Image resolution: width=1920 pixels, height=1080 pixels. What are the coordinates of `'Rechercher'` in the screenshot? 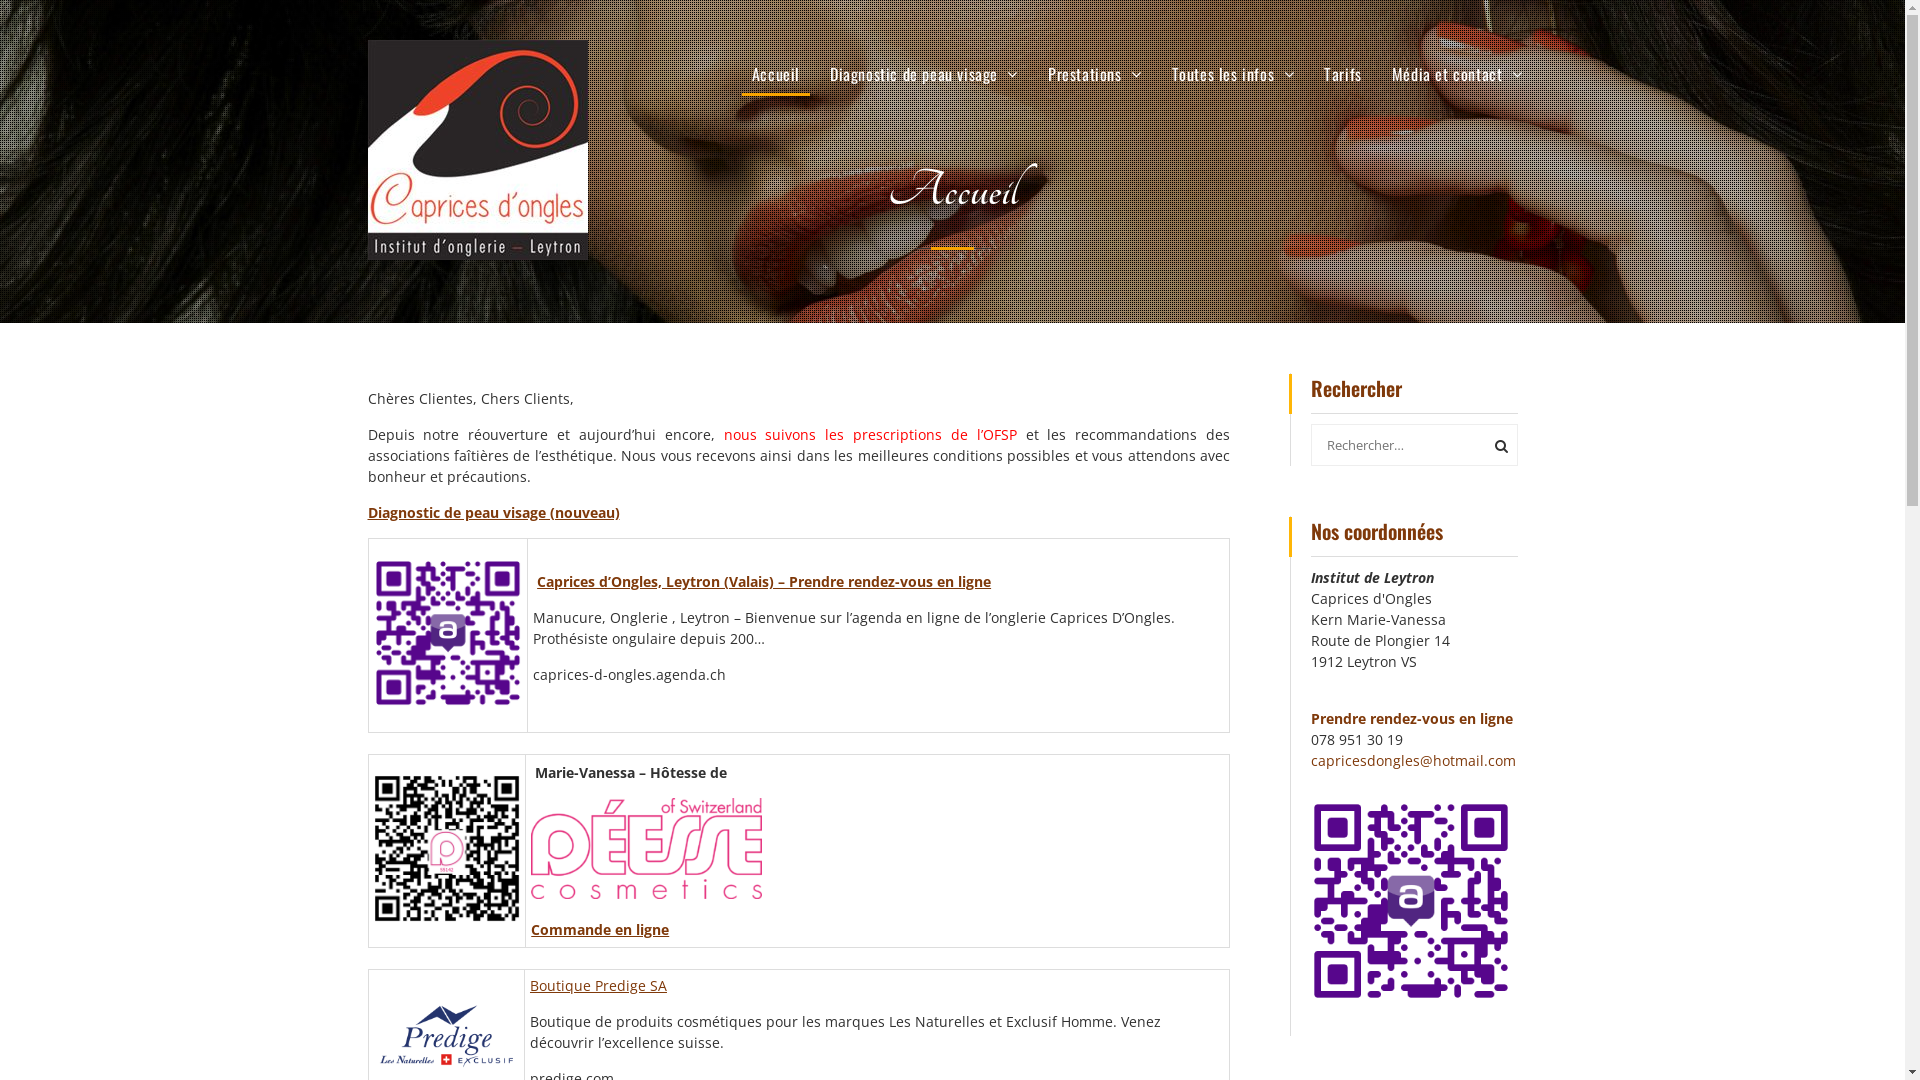 It's located at (1497, 443).